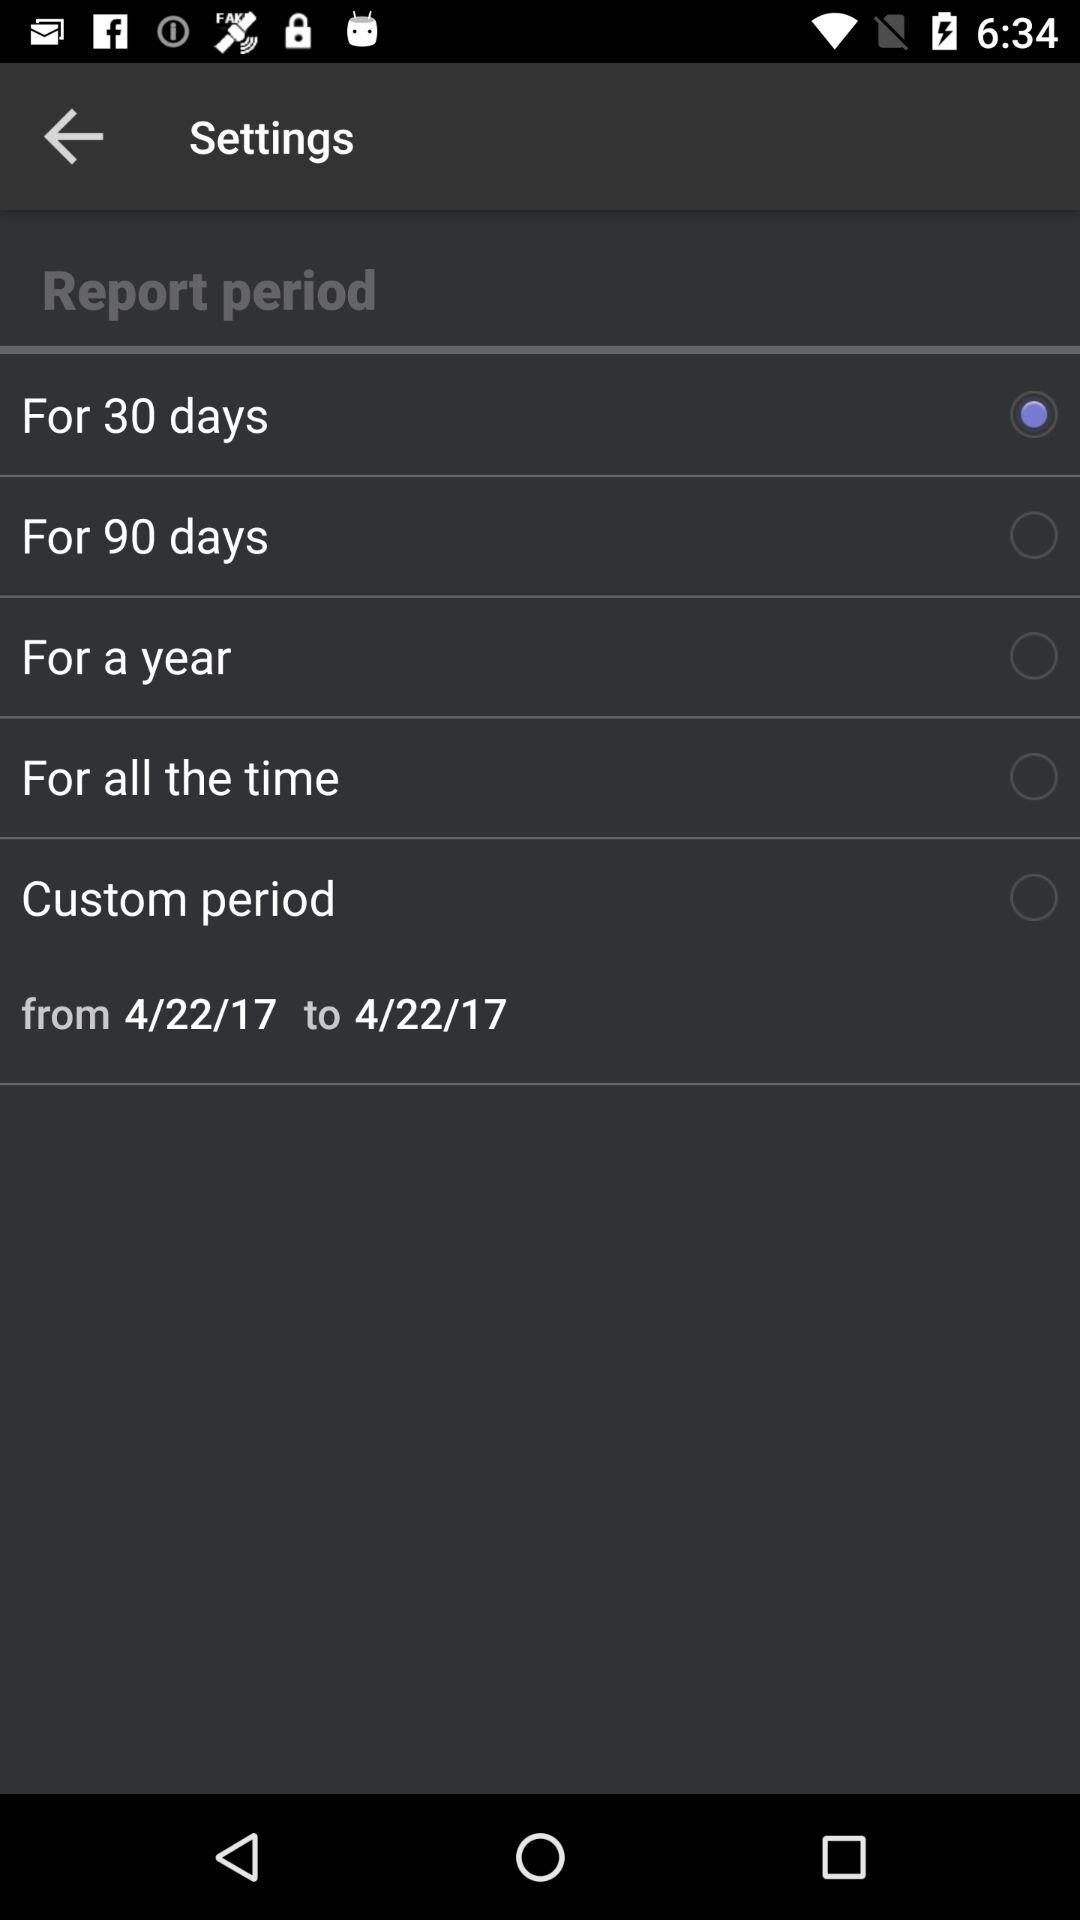 This screenshot has height=1920, width=1080. Describe the element at coordinates (72, 135) in the screenshot. I see `back` at that location.